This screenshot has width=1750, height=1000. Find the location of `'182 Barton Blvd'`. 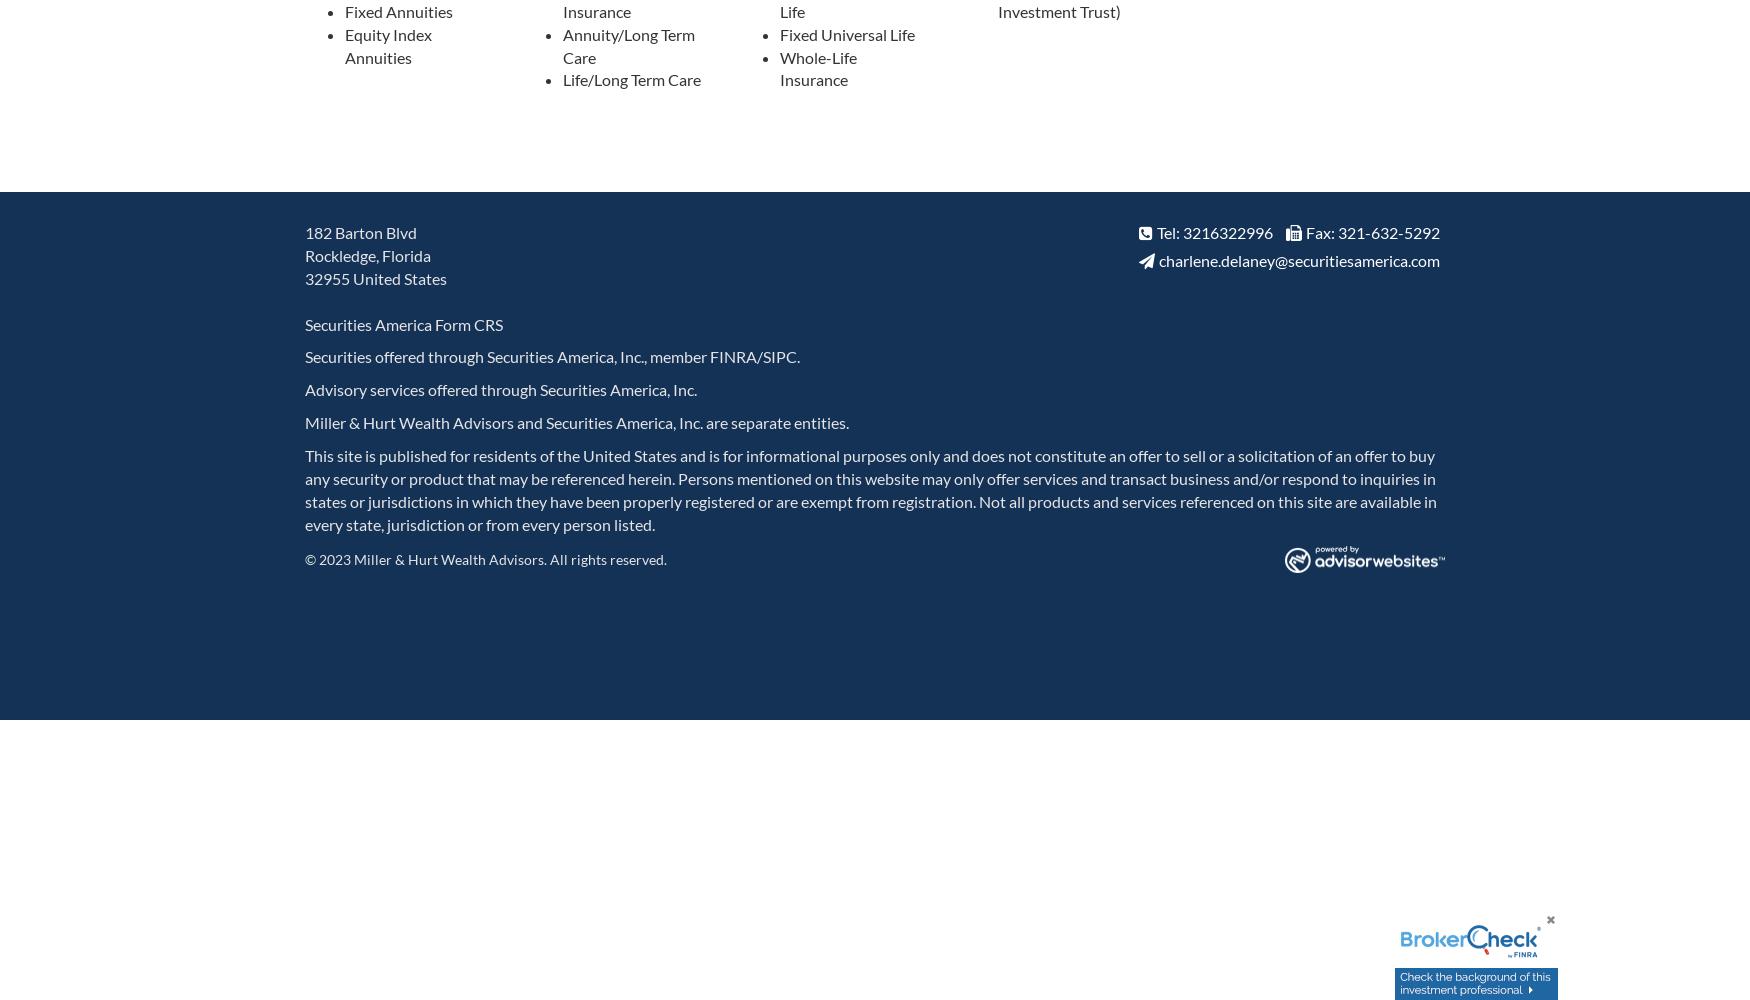

'182 Barton Blvd' is located at coordinates (361, 231).